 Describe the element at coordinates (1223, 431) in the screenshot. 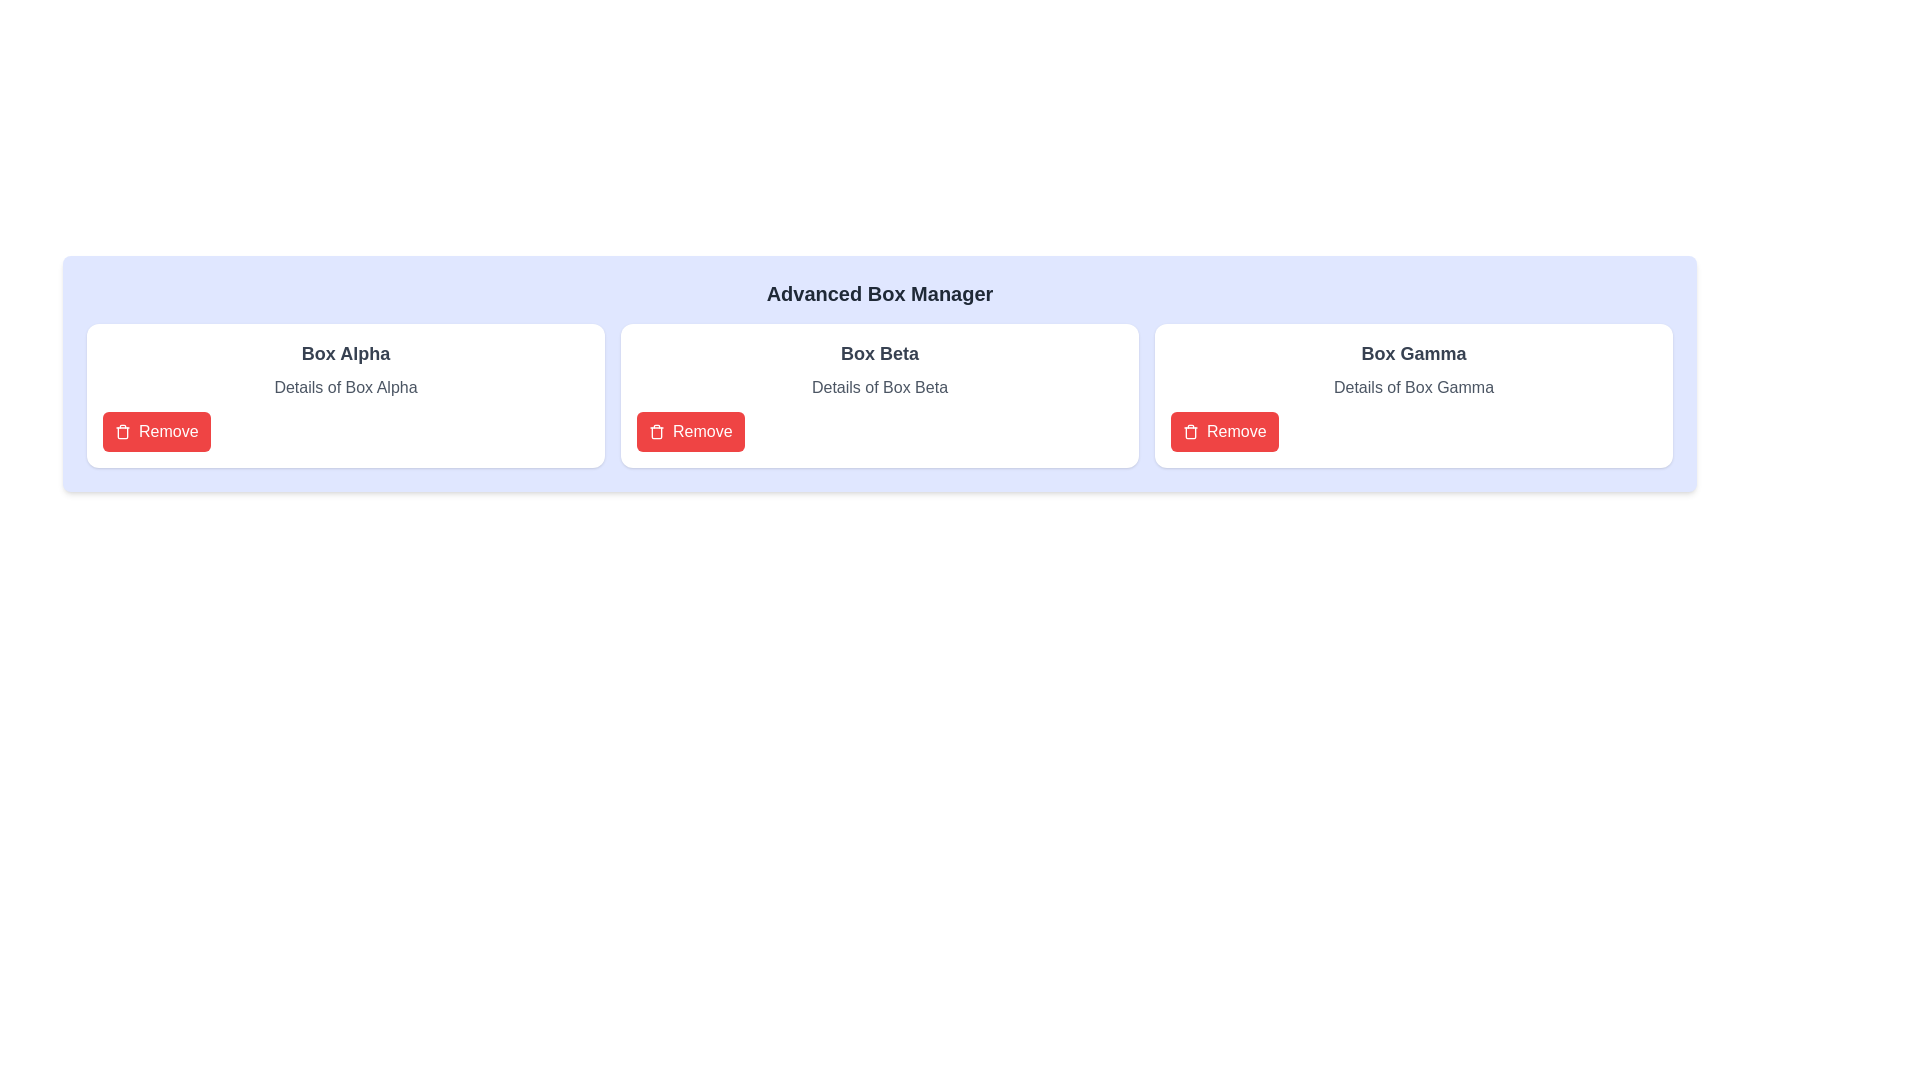

I see `the 'Remove' button with a red background and white text located in the 'Box Gamma' card` at that location.